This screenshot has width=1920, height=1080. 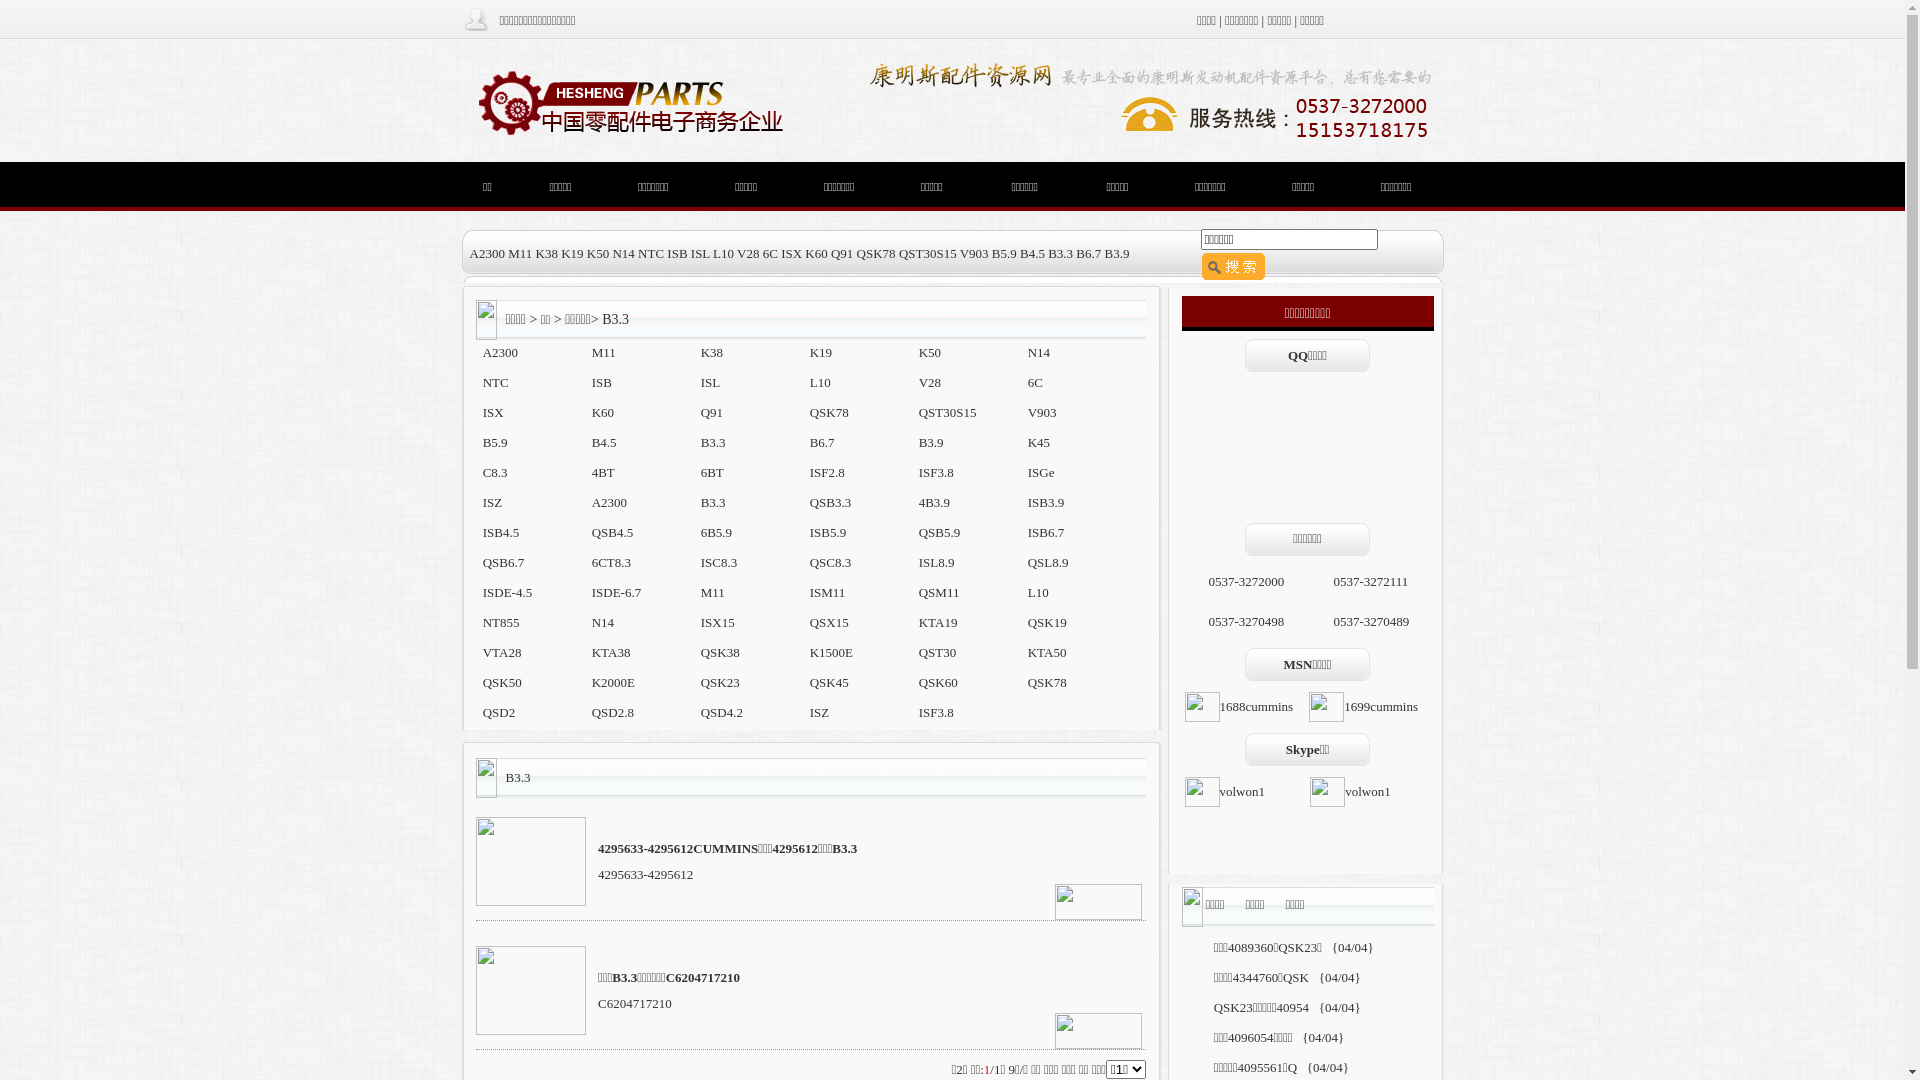 I want to click on 'M11', so click(x=603, y=351).